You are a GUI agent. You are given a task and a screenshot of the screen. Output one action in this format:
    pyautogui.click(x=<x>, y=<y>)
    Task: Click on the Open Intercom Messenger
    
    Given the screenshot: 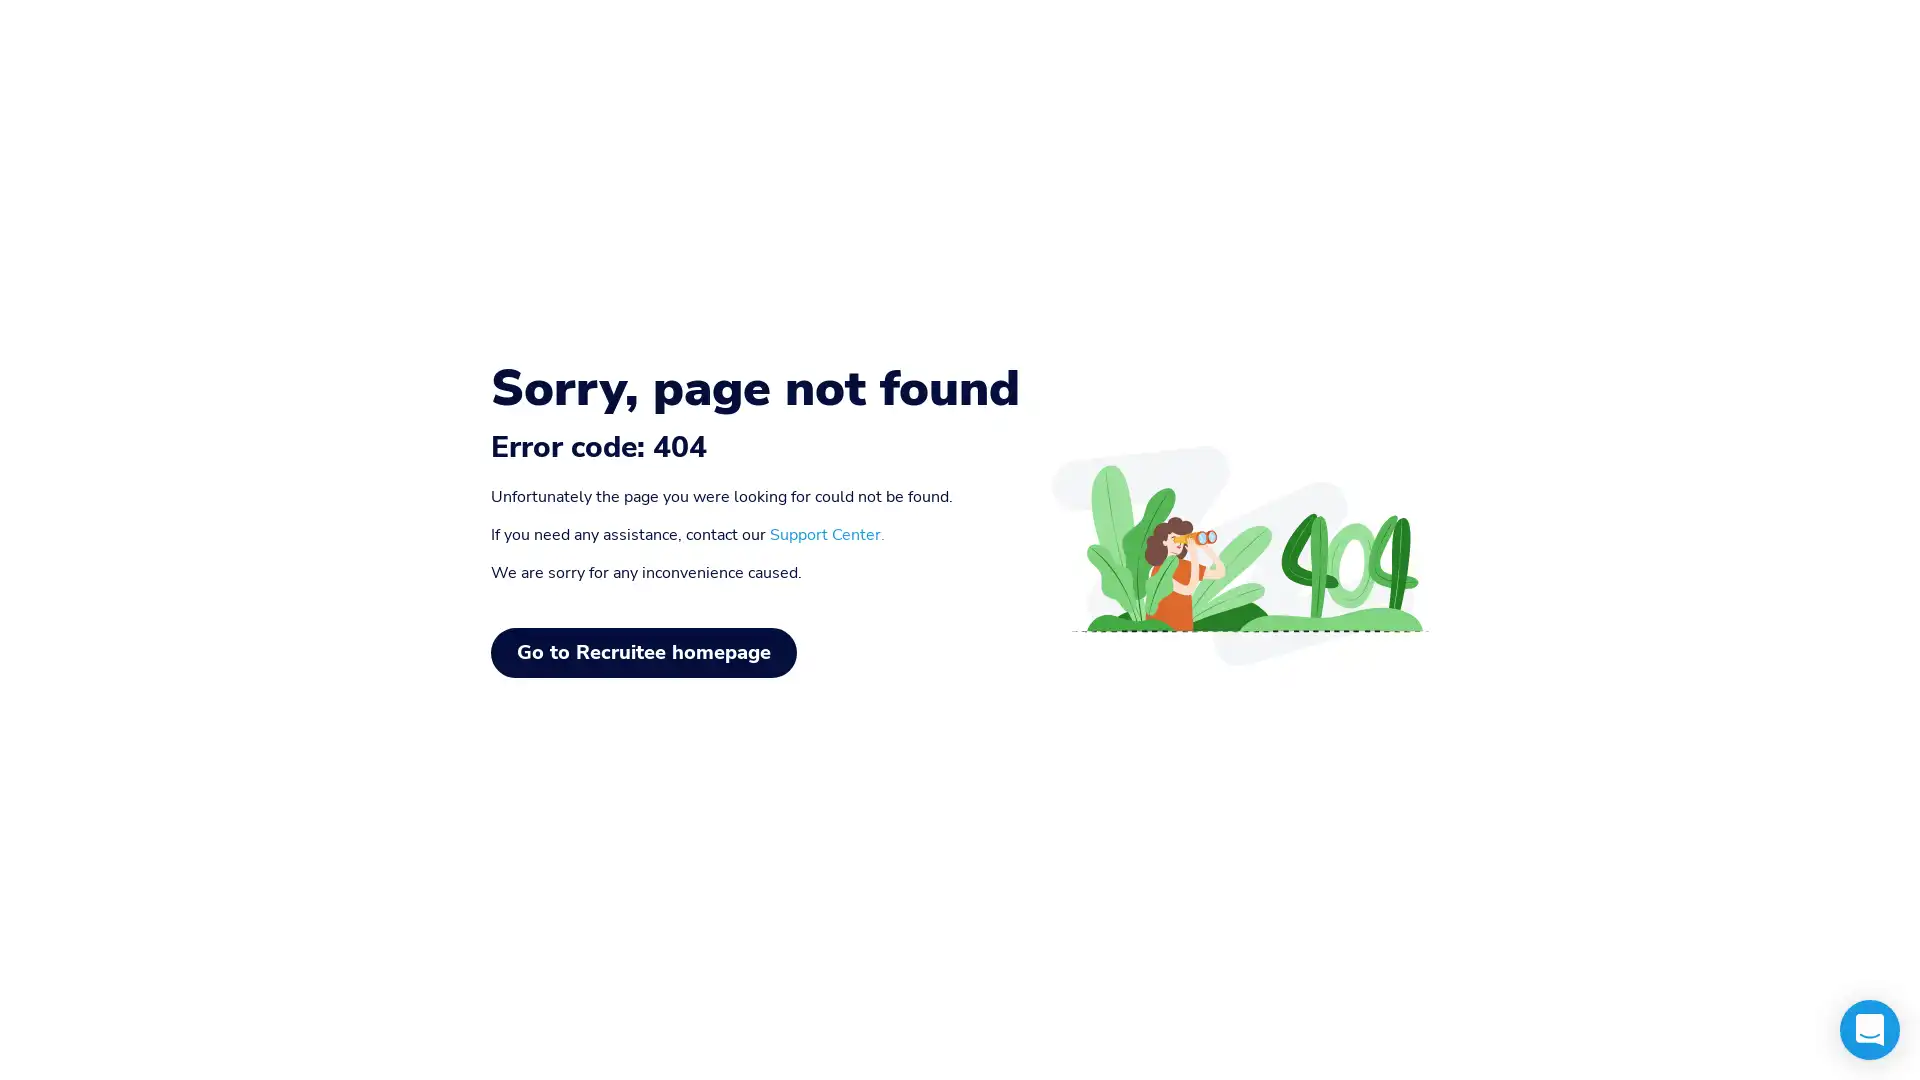 What is the action you would take?
    pyautogui.click(x=1869, y=1029)
    